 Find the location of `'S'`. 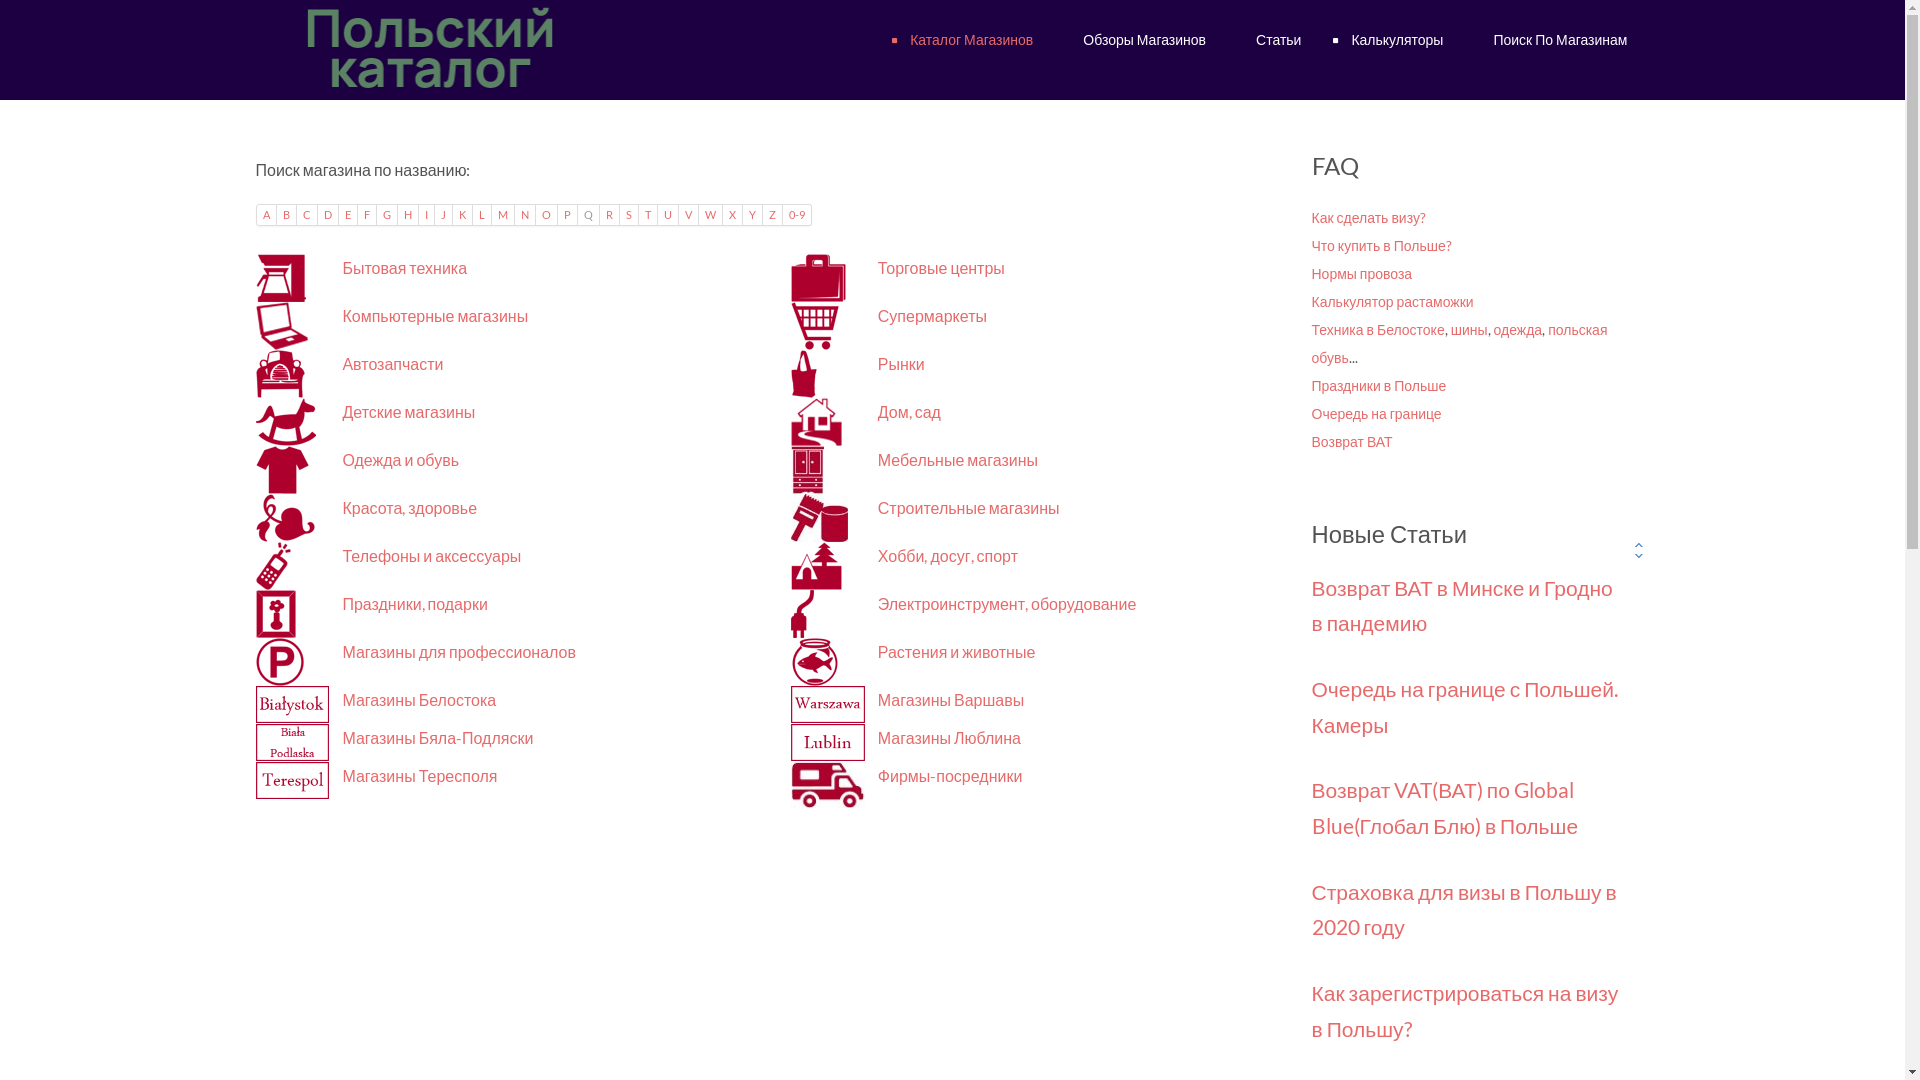

'S' is located at coordinates (628, 215).